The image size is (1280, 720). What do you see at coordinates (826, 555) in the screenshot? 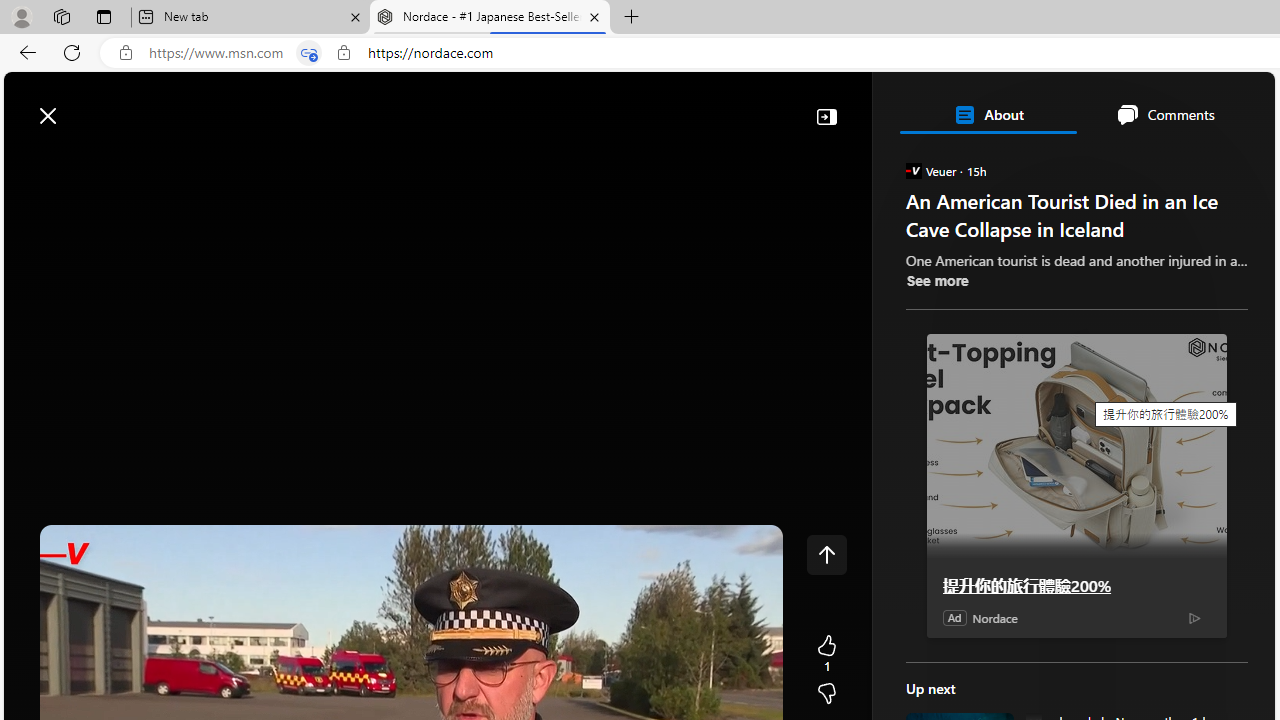
I see `'Class: control icon-only'` at bounding box center [826, 555].